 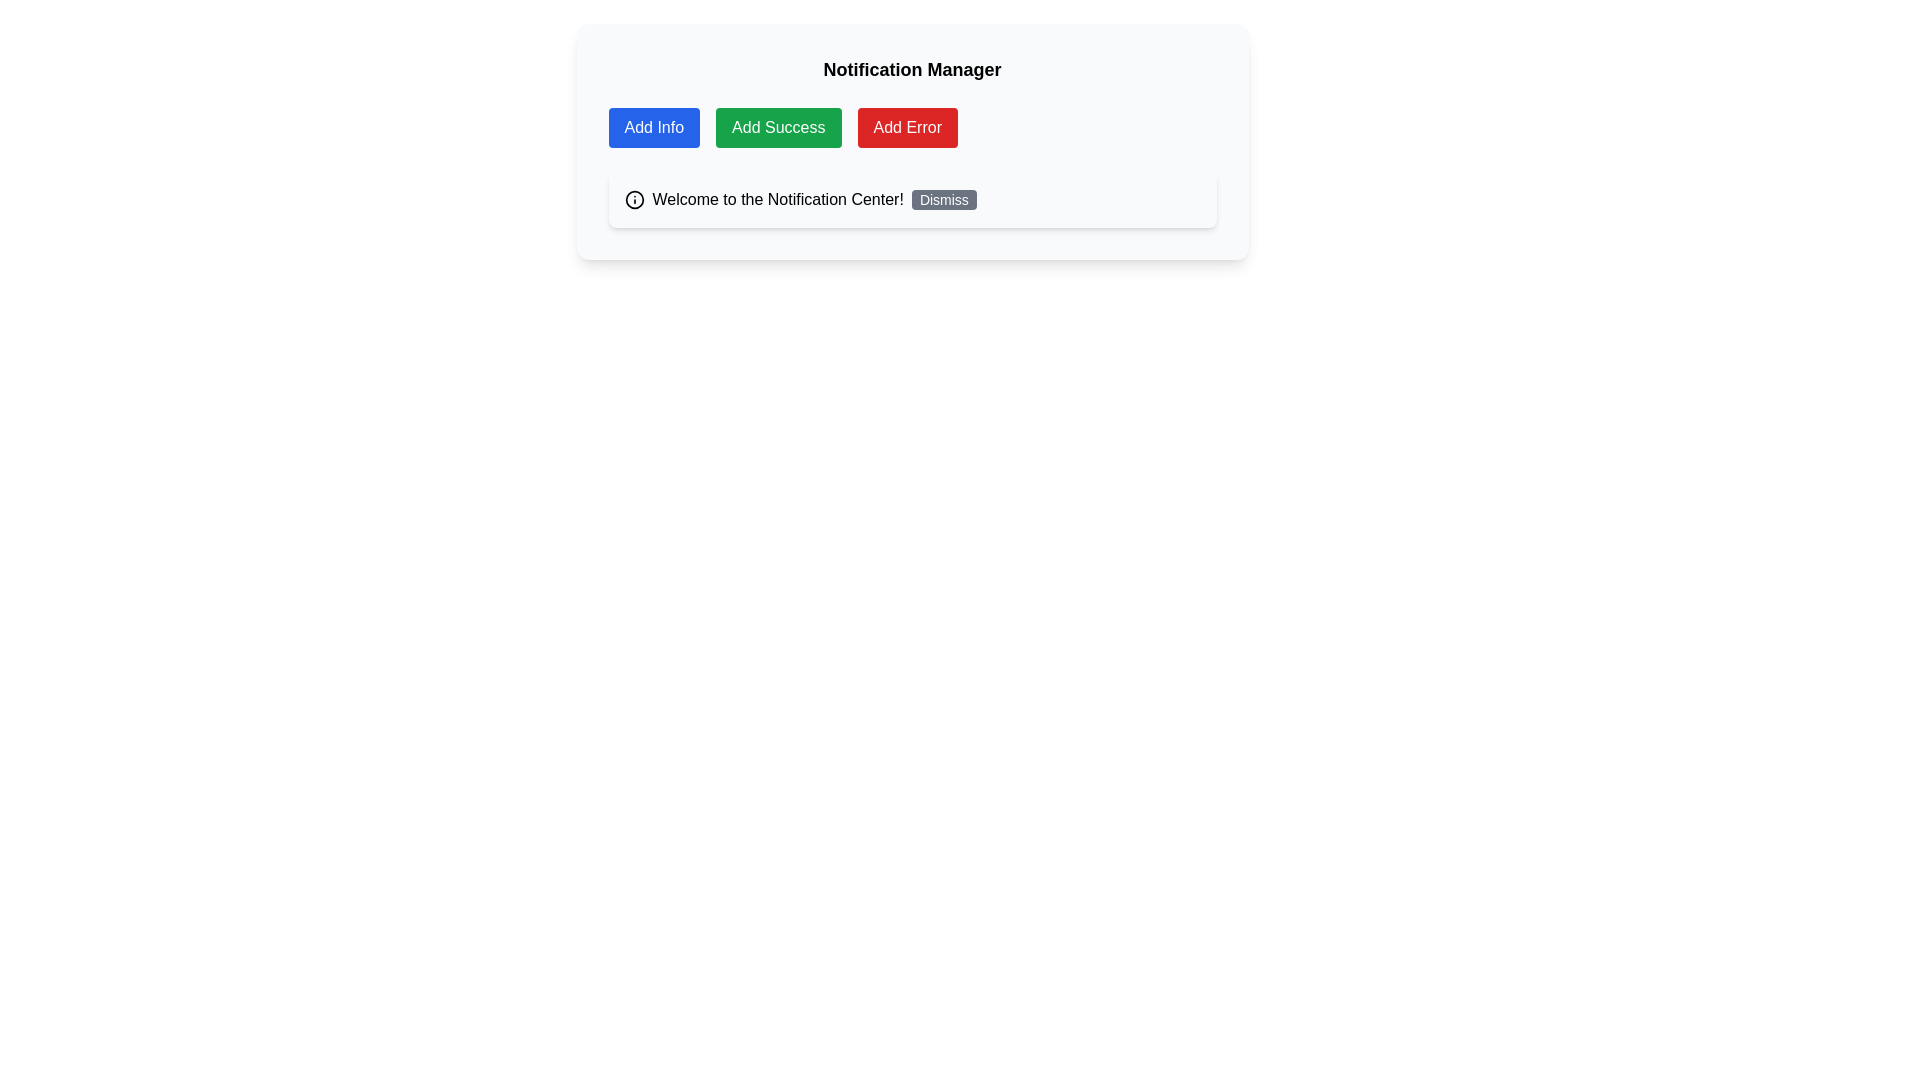 I want to click on the informational icon located at the far left of the notification message panel, which is adjacent to the text 'Welcome to the Notification Center!', so click(x=633, y=200).